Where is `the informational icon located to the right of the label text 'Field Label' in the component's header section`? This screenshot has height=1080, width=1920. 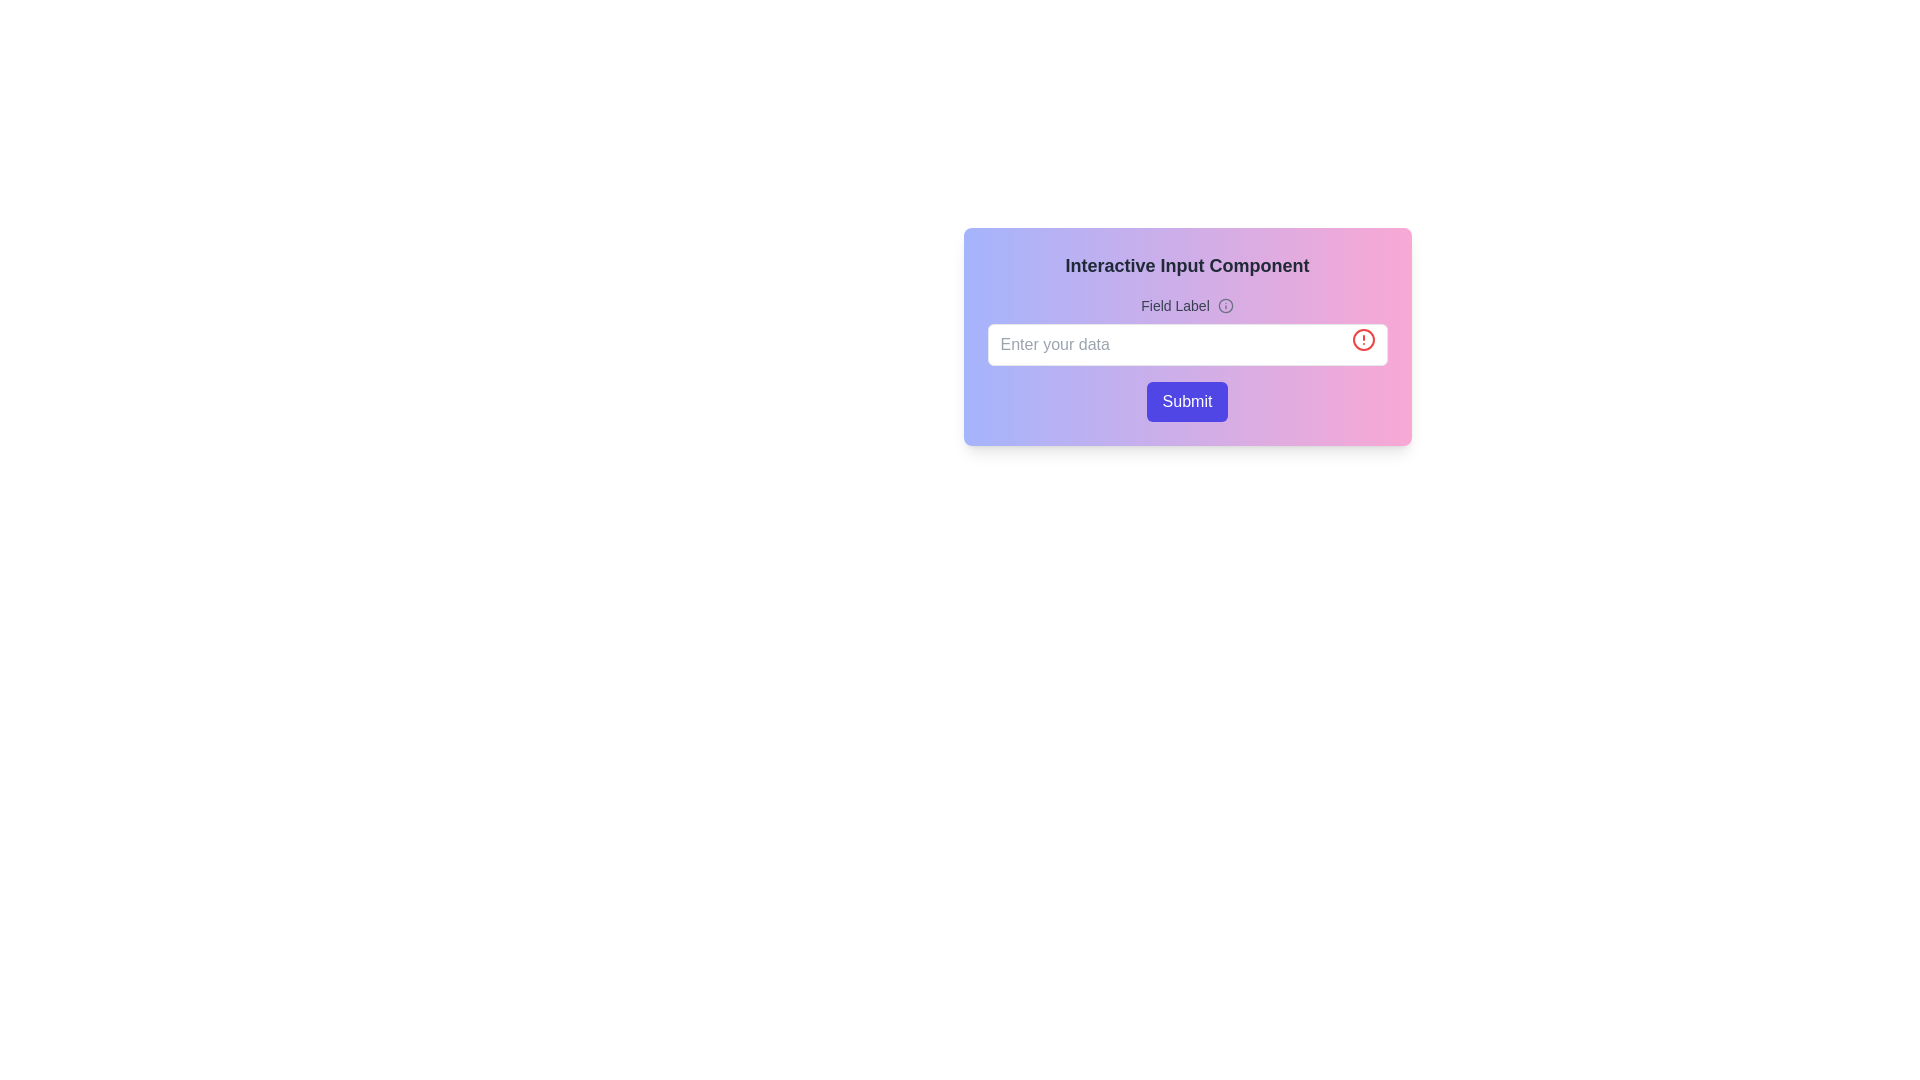 the informational icon located to the right of the label text 'Field Label' in the component's header section is located at coordinates (1224, 305).